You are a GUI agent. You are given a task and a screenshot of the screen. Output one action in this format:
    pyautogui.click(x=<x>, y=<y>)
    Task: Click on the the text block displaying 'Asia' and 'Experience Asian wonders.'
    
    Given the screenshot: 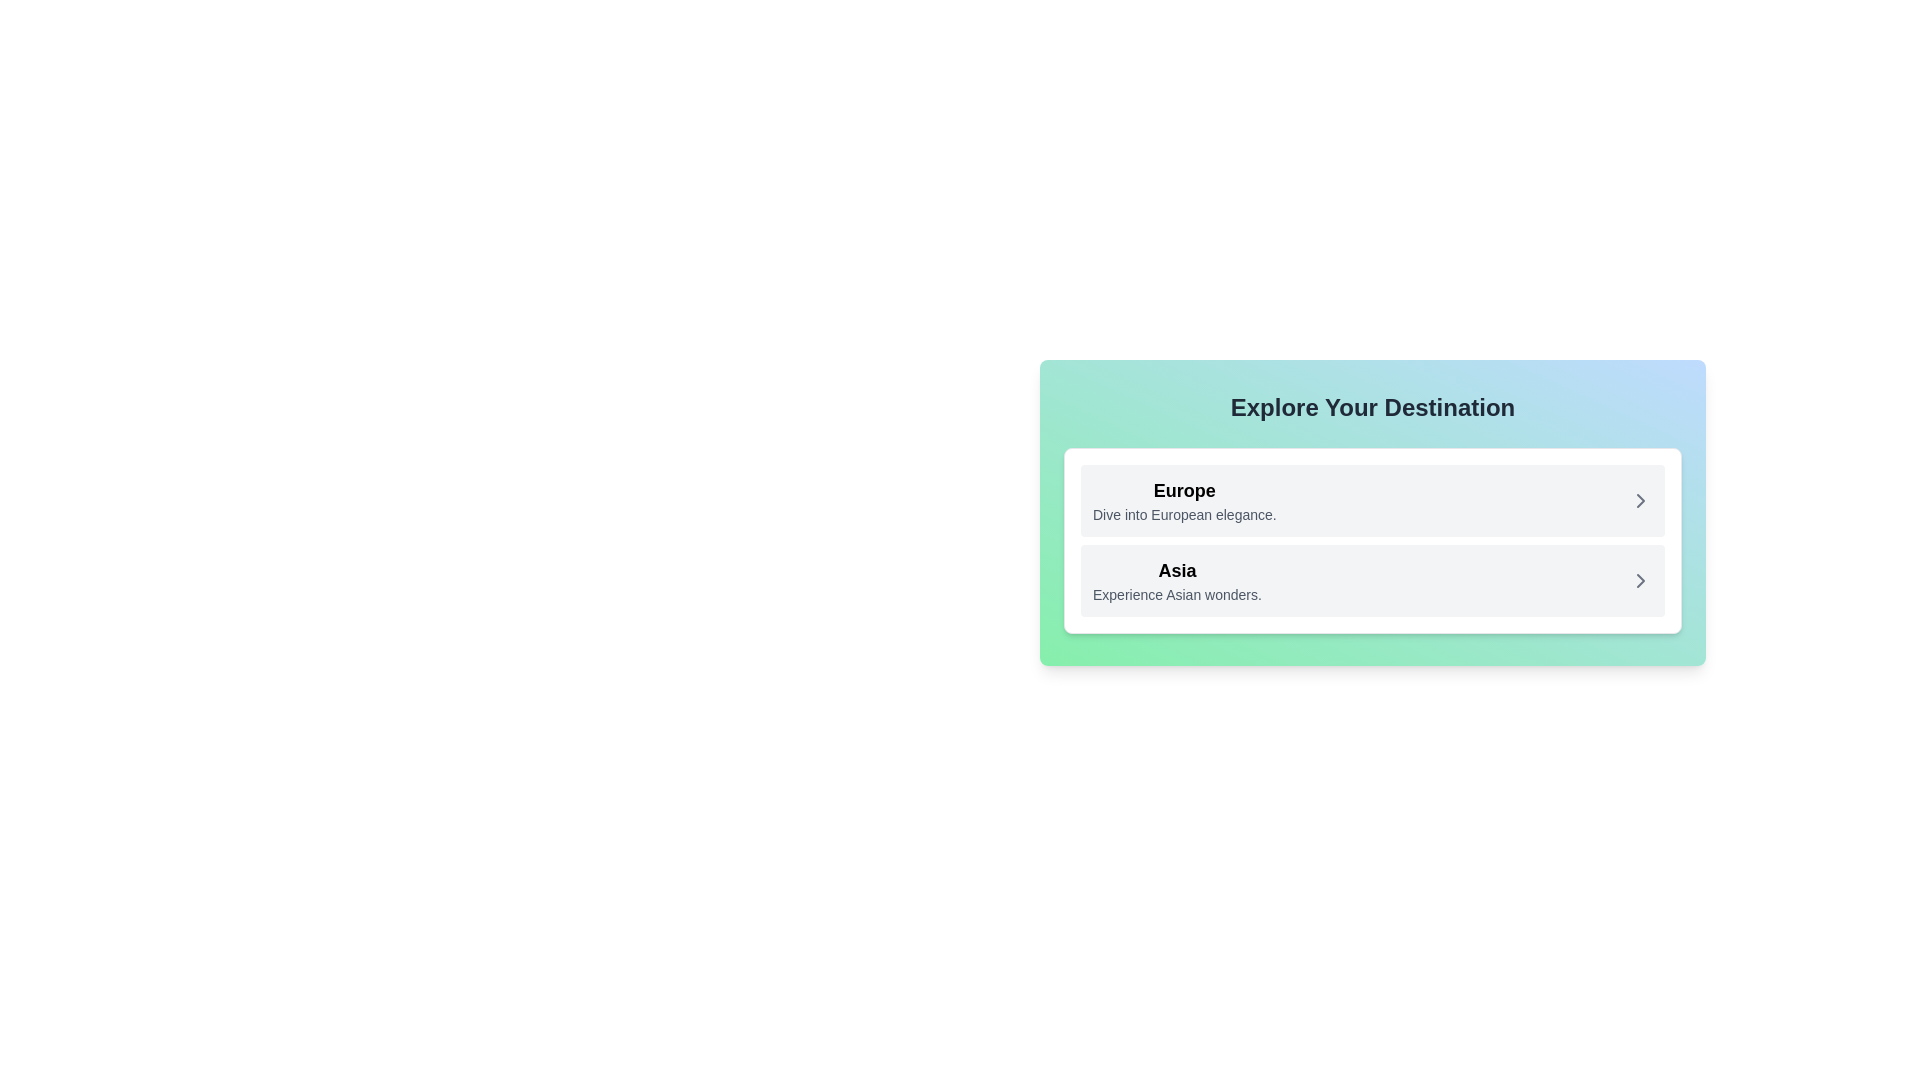 What is the action you would take?
    pyautogui.click(x=1177, y=581)
    